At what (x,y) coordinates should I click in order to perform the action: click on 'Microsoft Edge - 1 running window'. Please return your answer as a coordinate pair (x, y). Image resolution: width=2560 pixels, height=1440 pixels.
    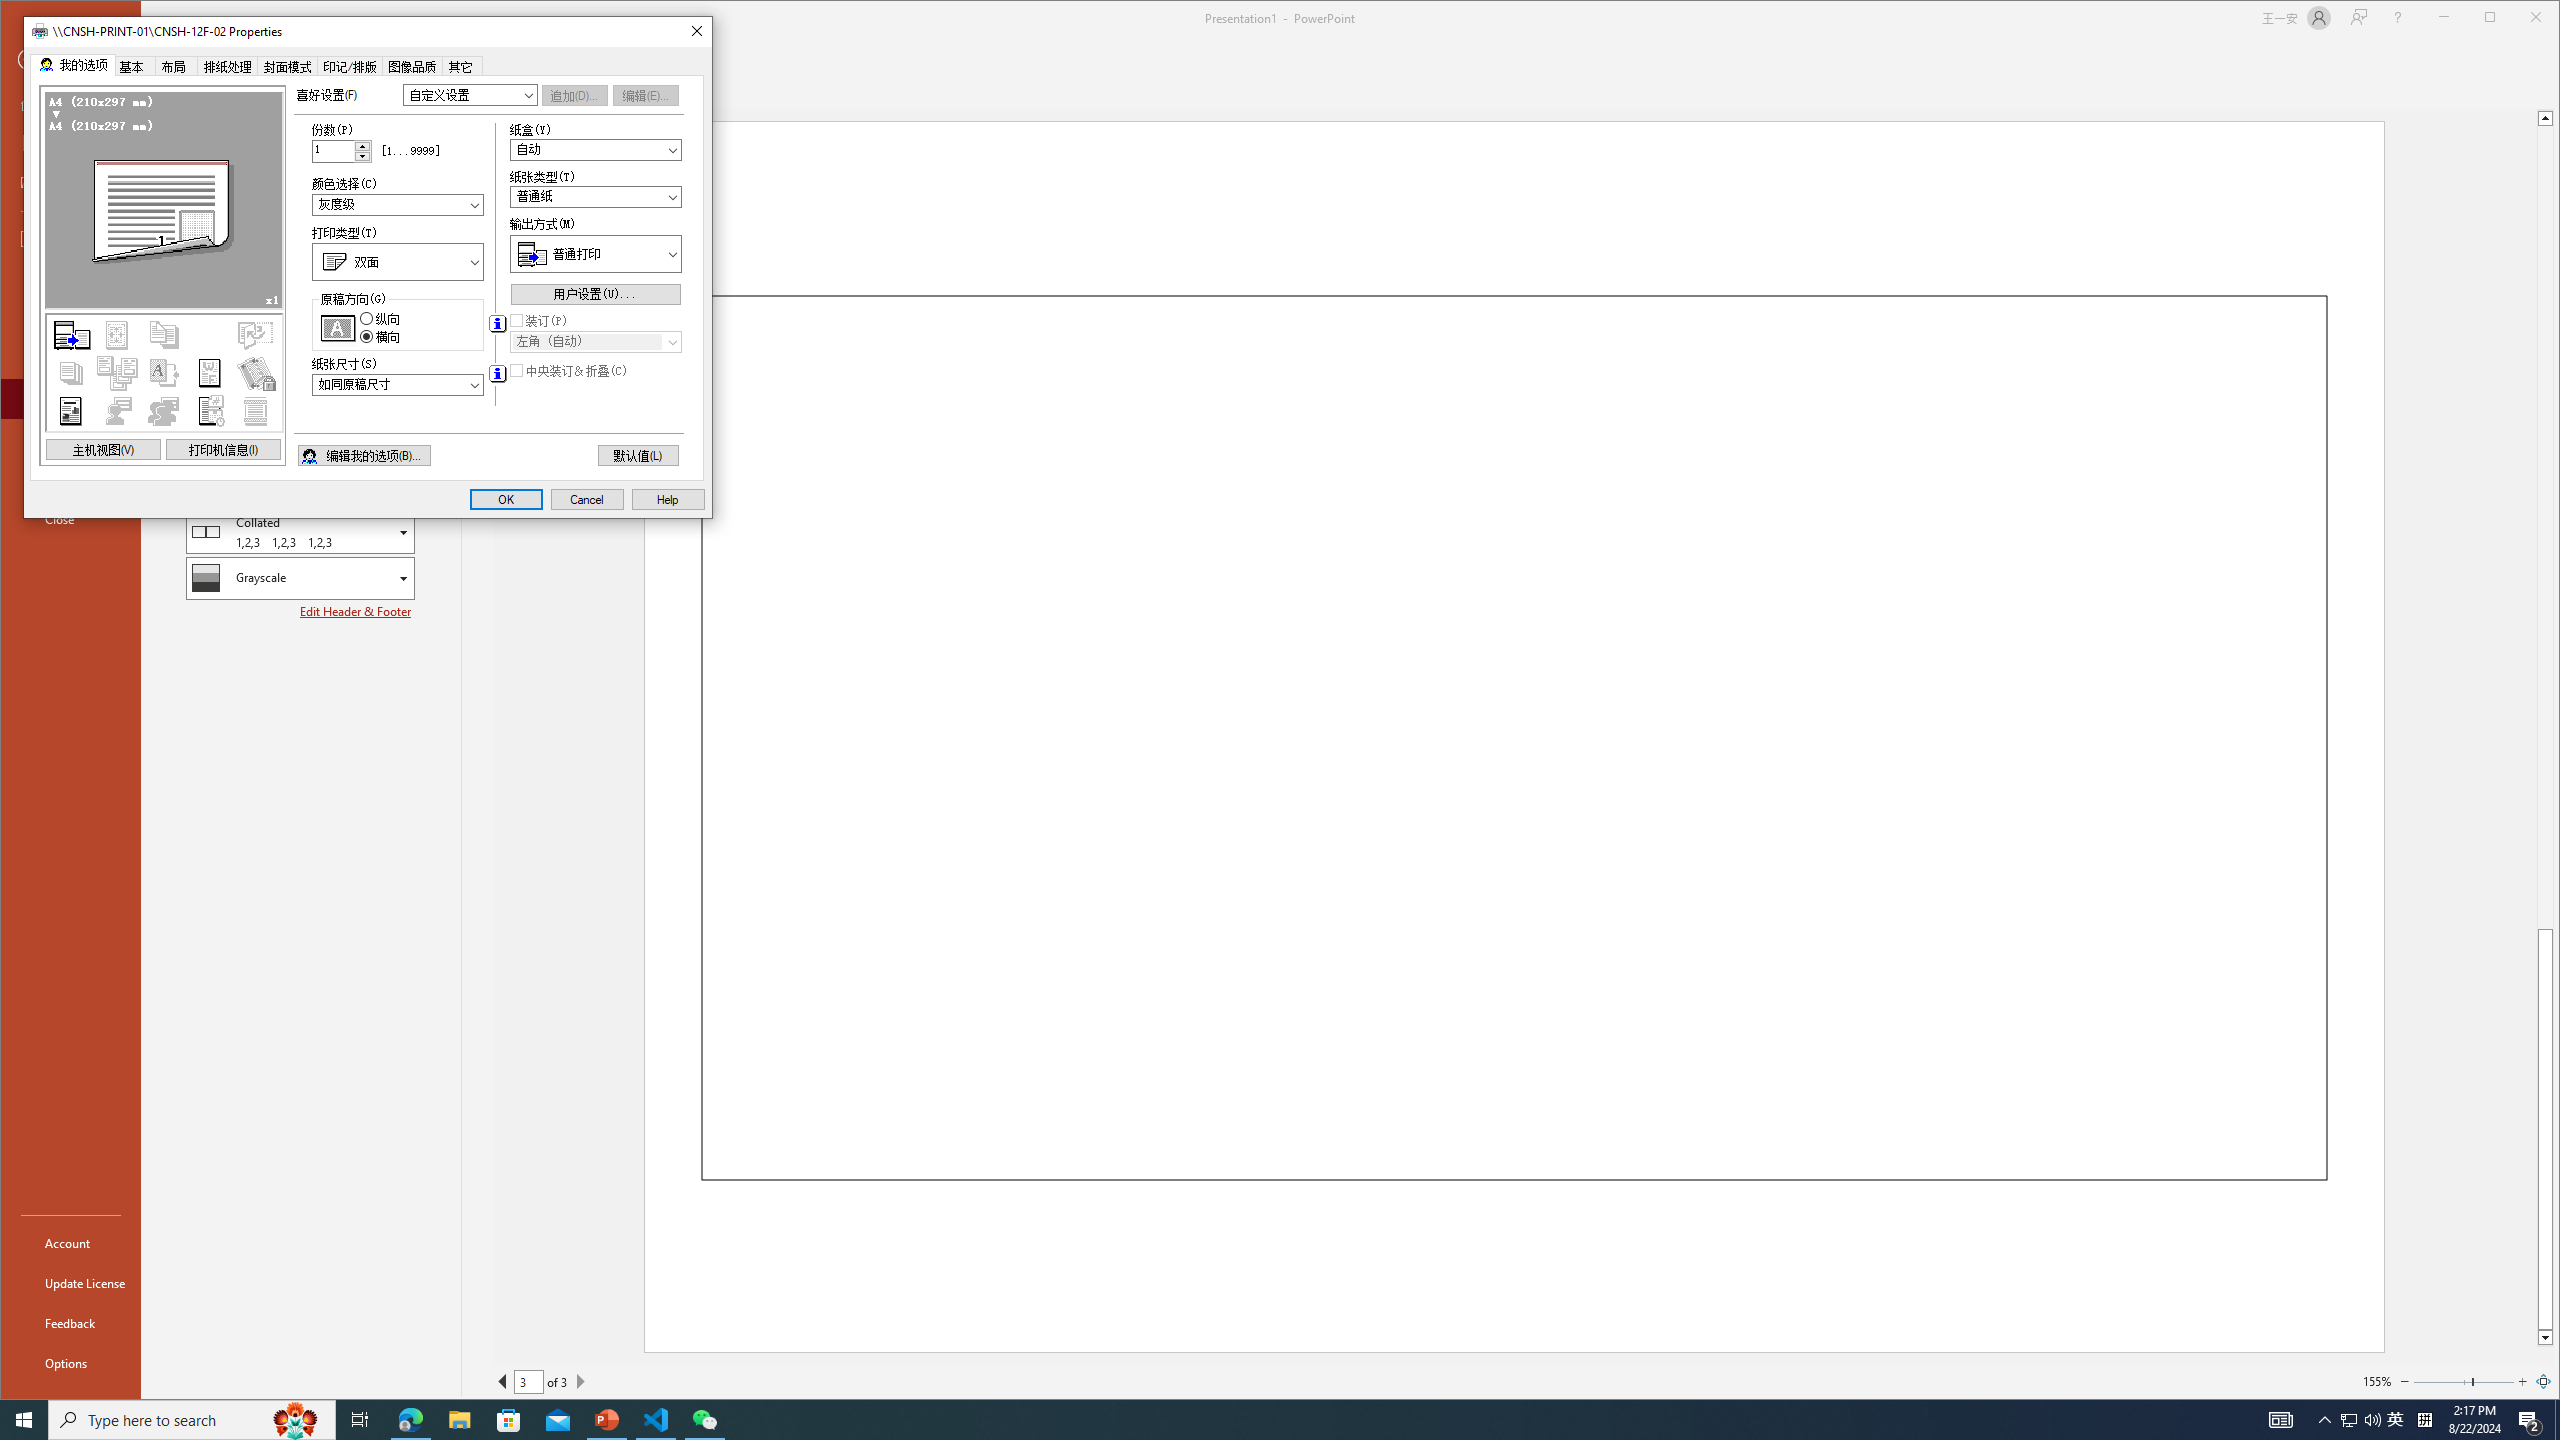
    Looking at the image, I should click on (409, 1418).